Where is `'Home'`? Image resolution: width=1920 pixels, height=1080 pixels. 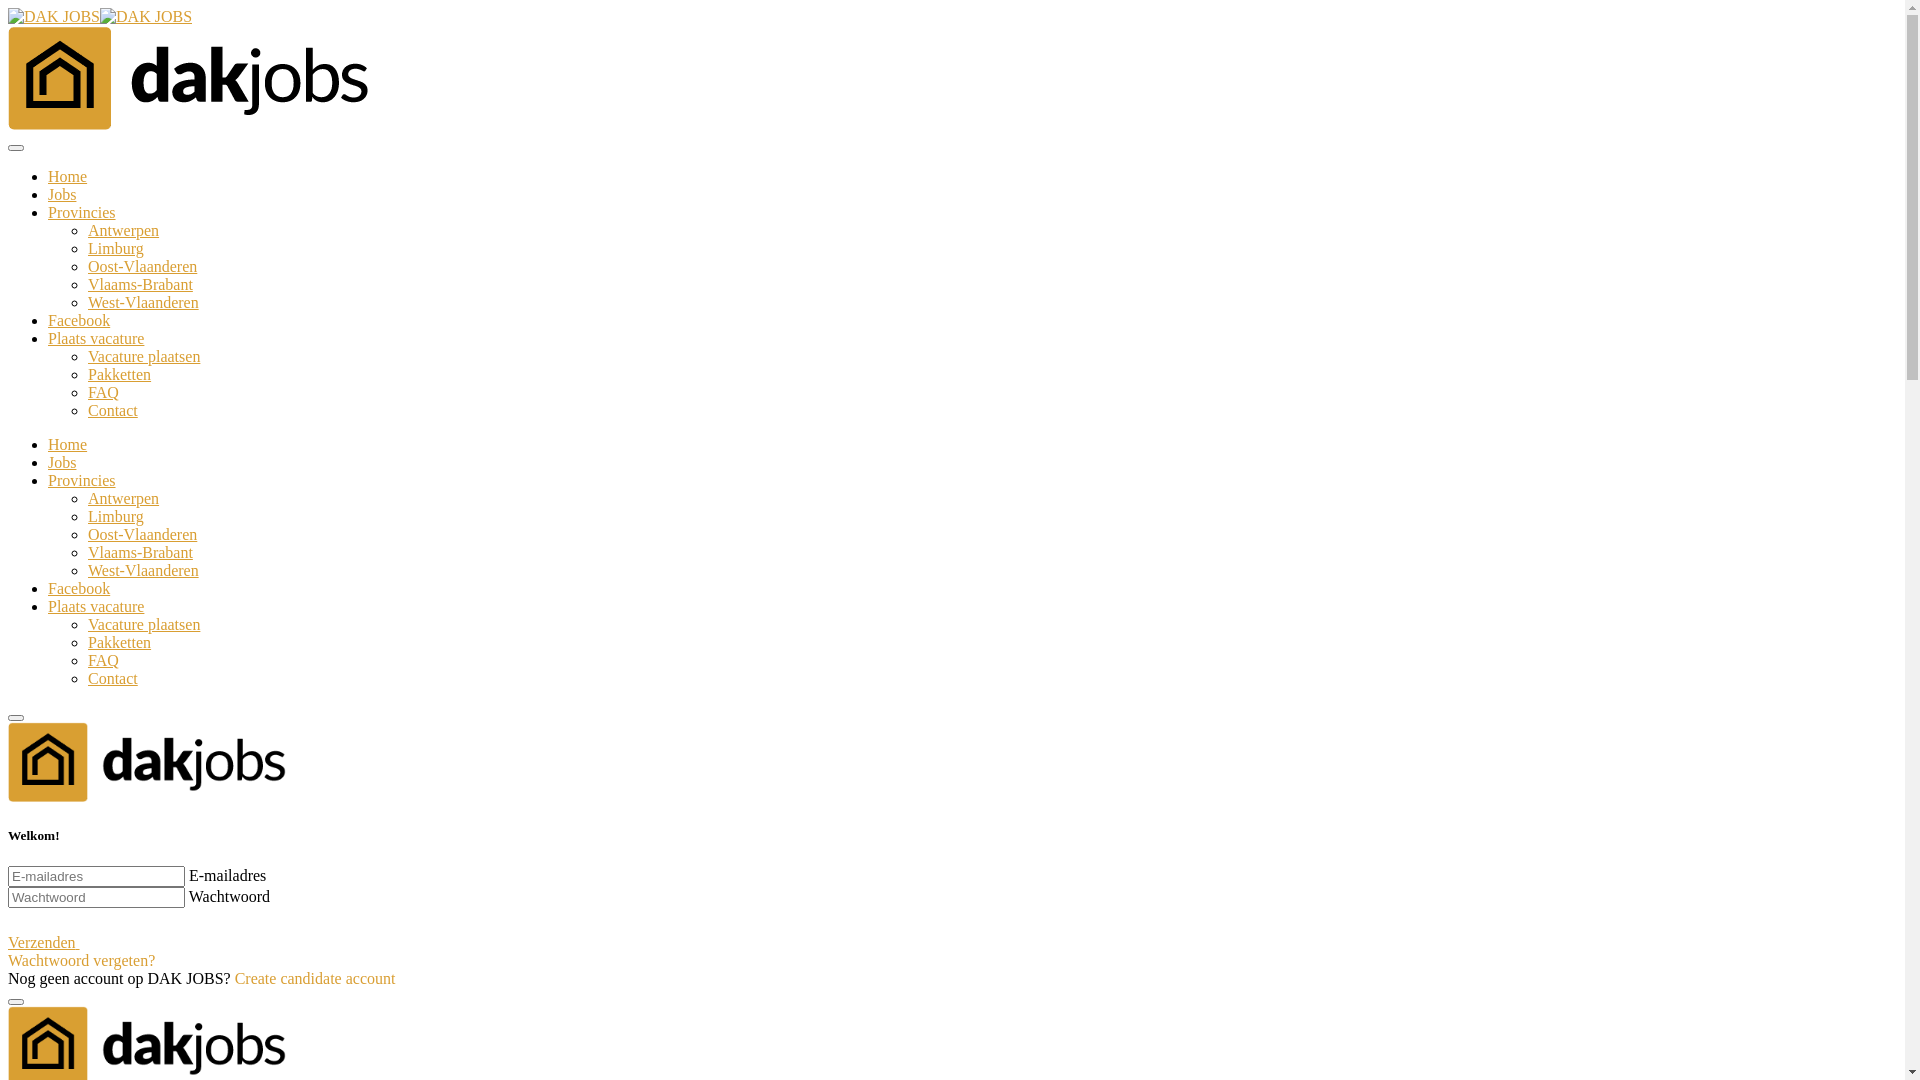
'Home' is located at coordinates (67, 443).